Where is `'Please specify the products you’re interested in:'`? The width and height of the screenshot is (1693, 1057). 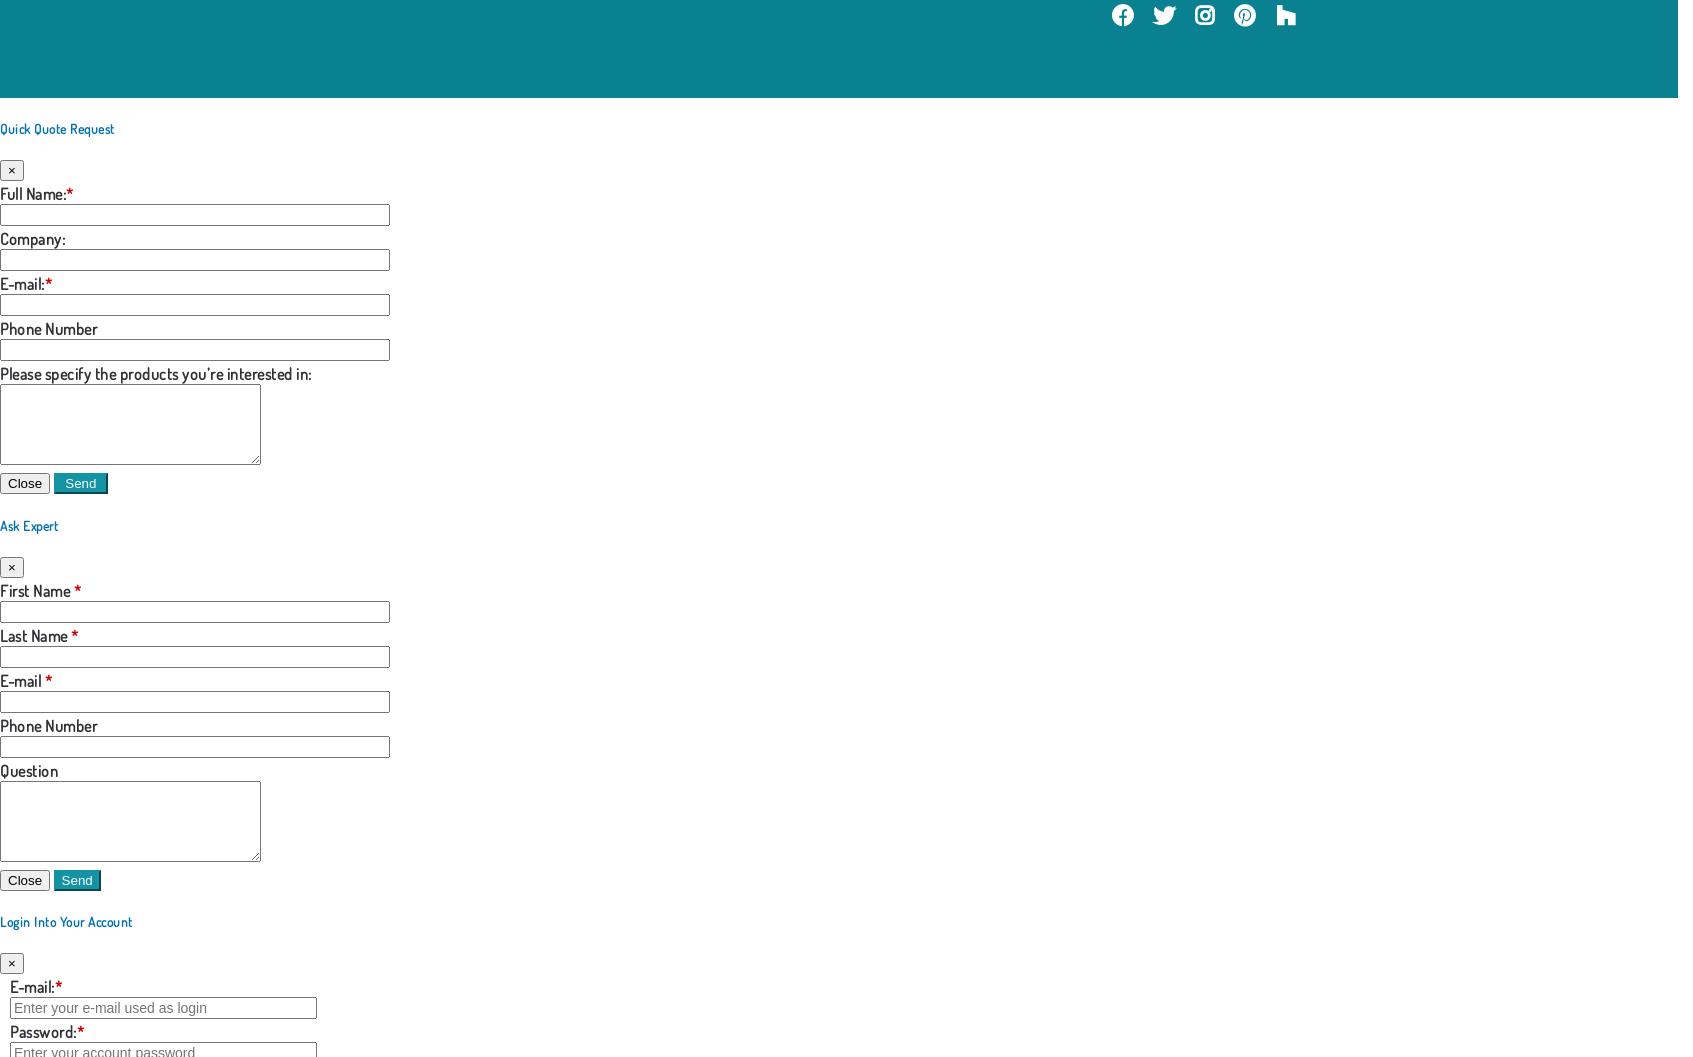 'Please specify the products you’re interested in:' is located at coordinates (0, 373).